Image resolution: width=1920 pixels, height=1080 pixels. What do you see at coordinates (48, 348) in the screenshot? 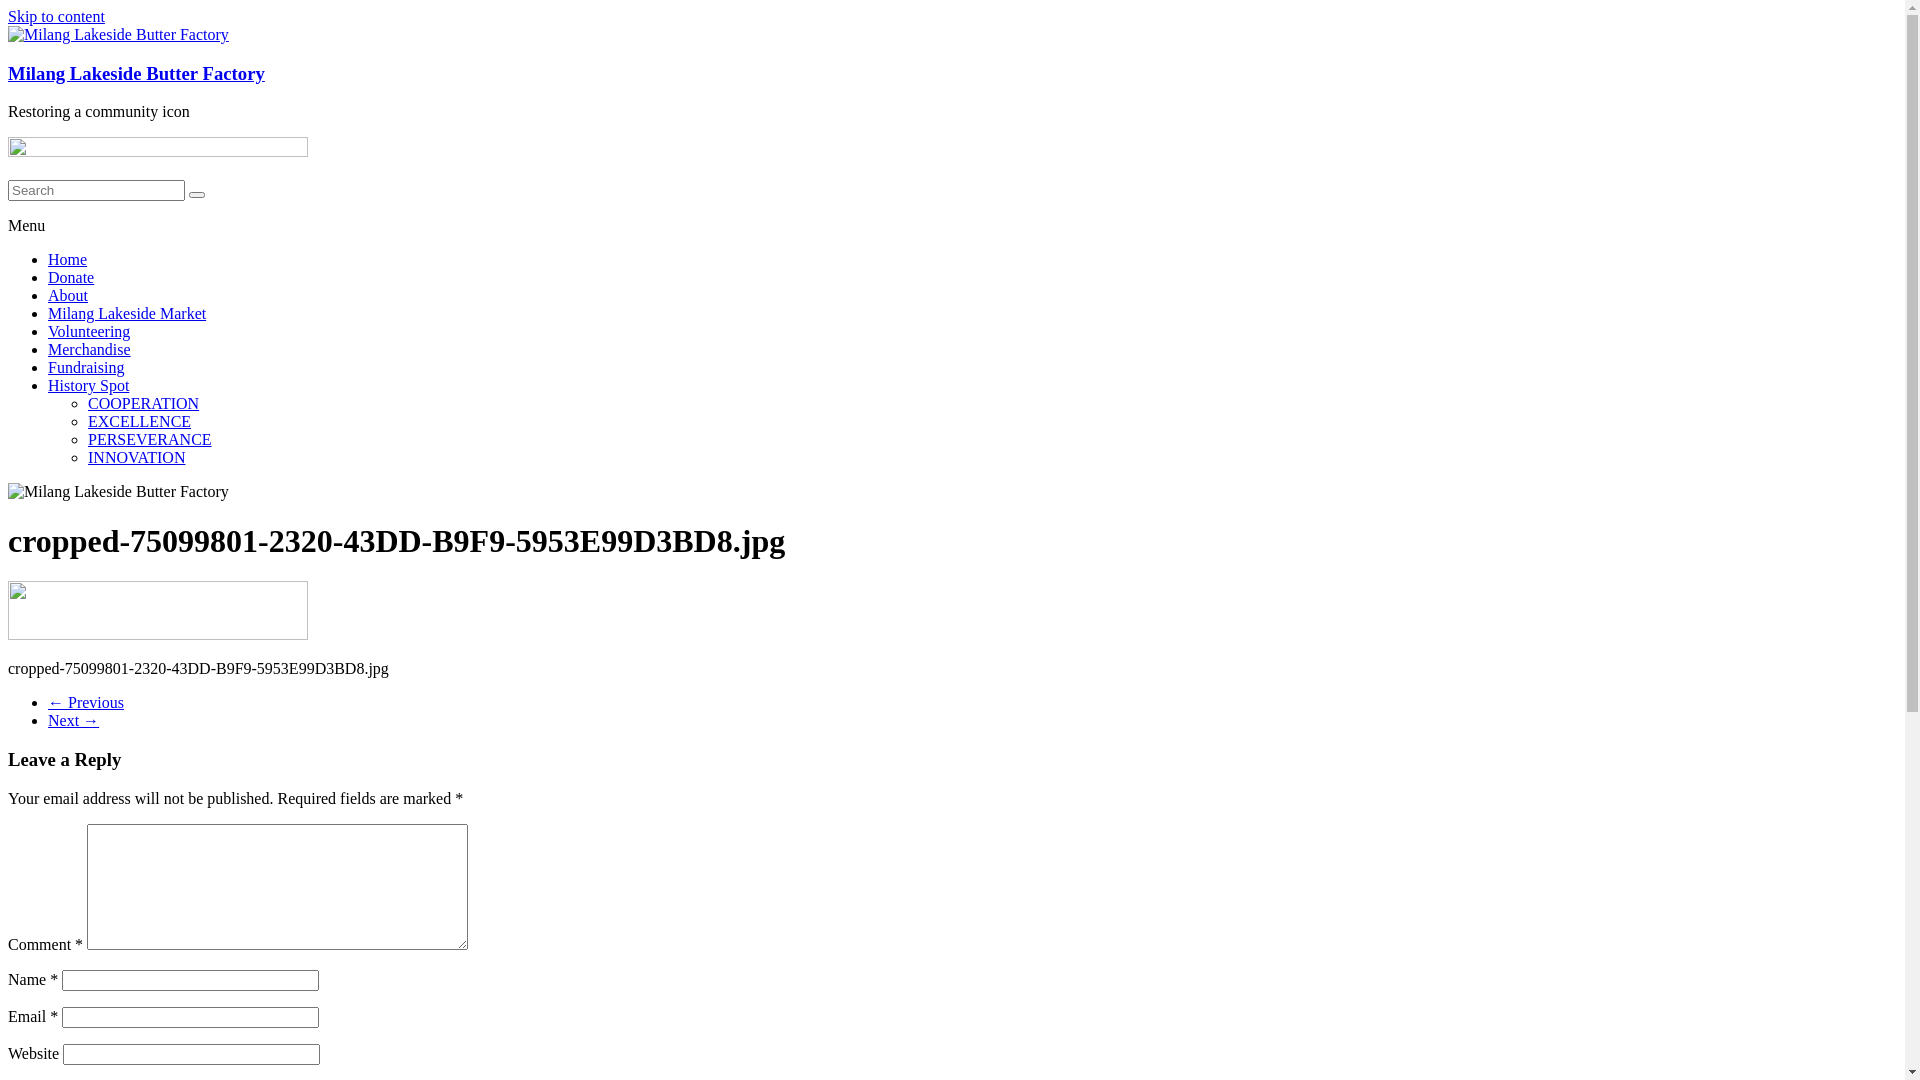
I see `'Merchandise'` at bounding box center [48, 348].